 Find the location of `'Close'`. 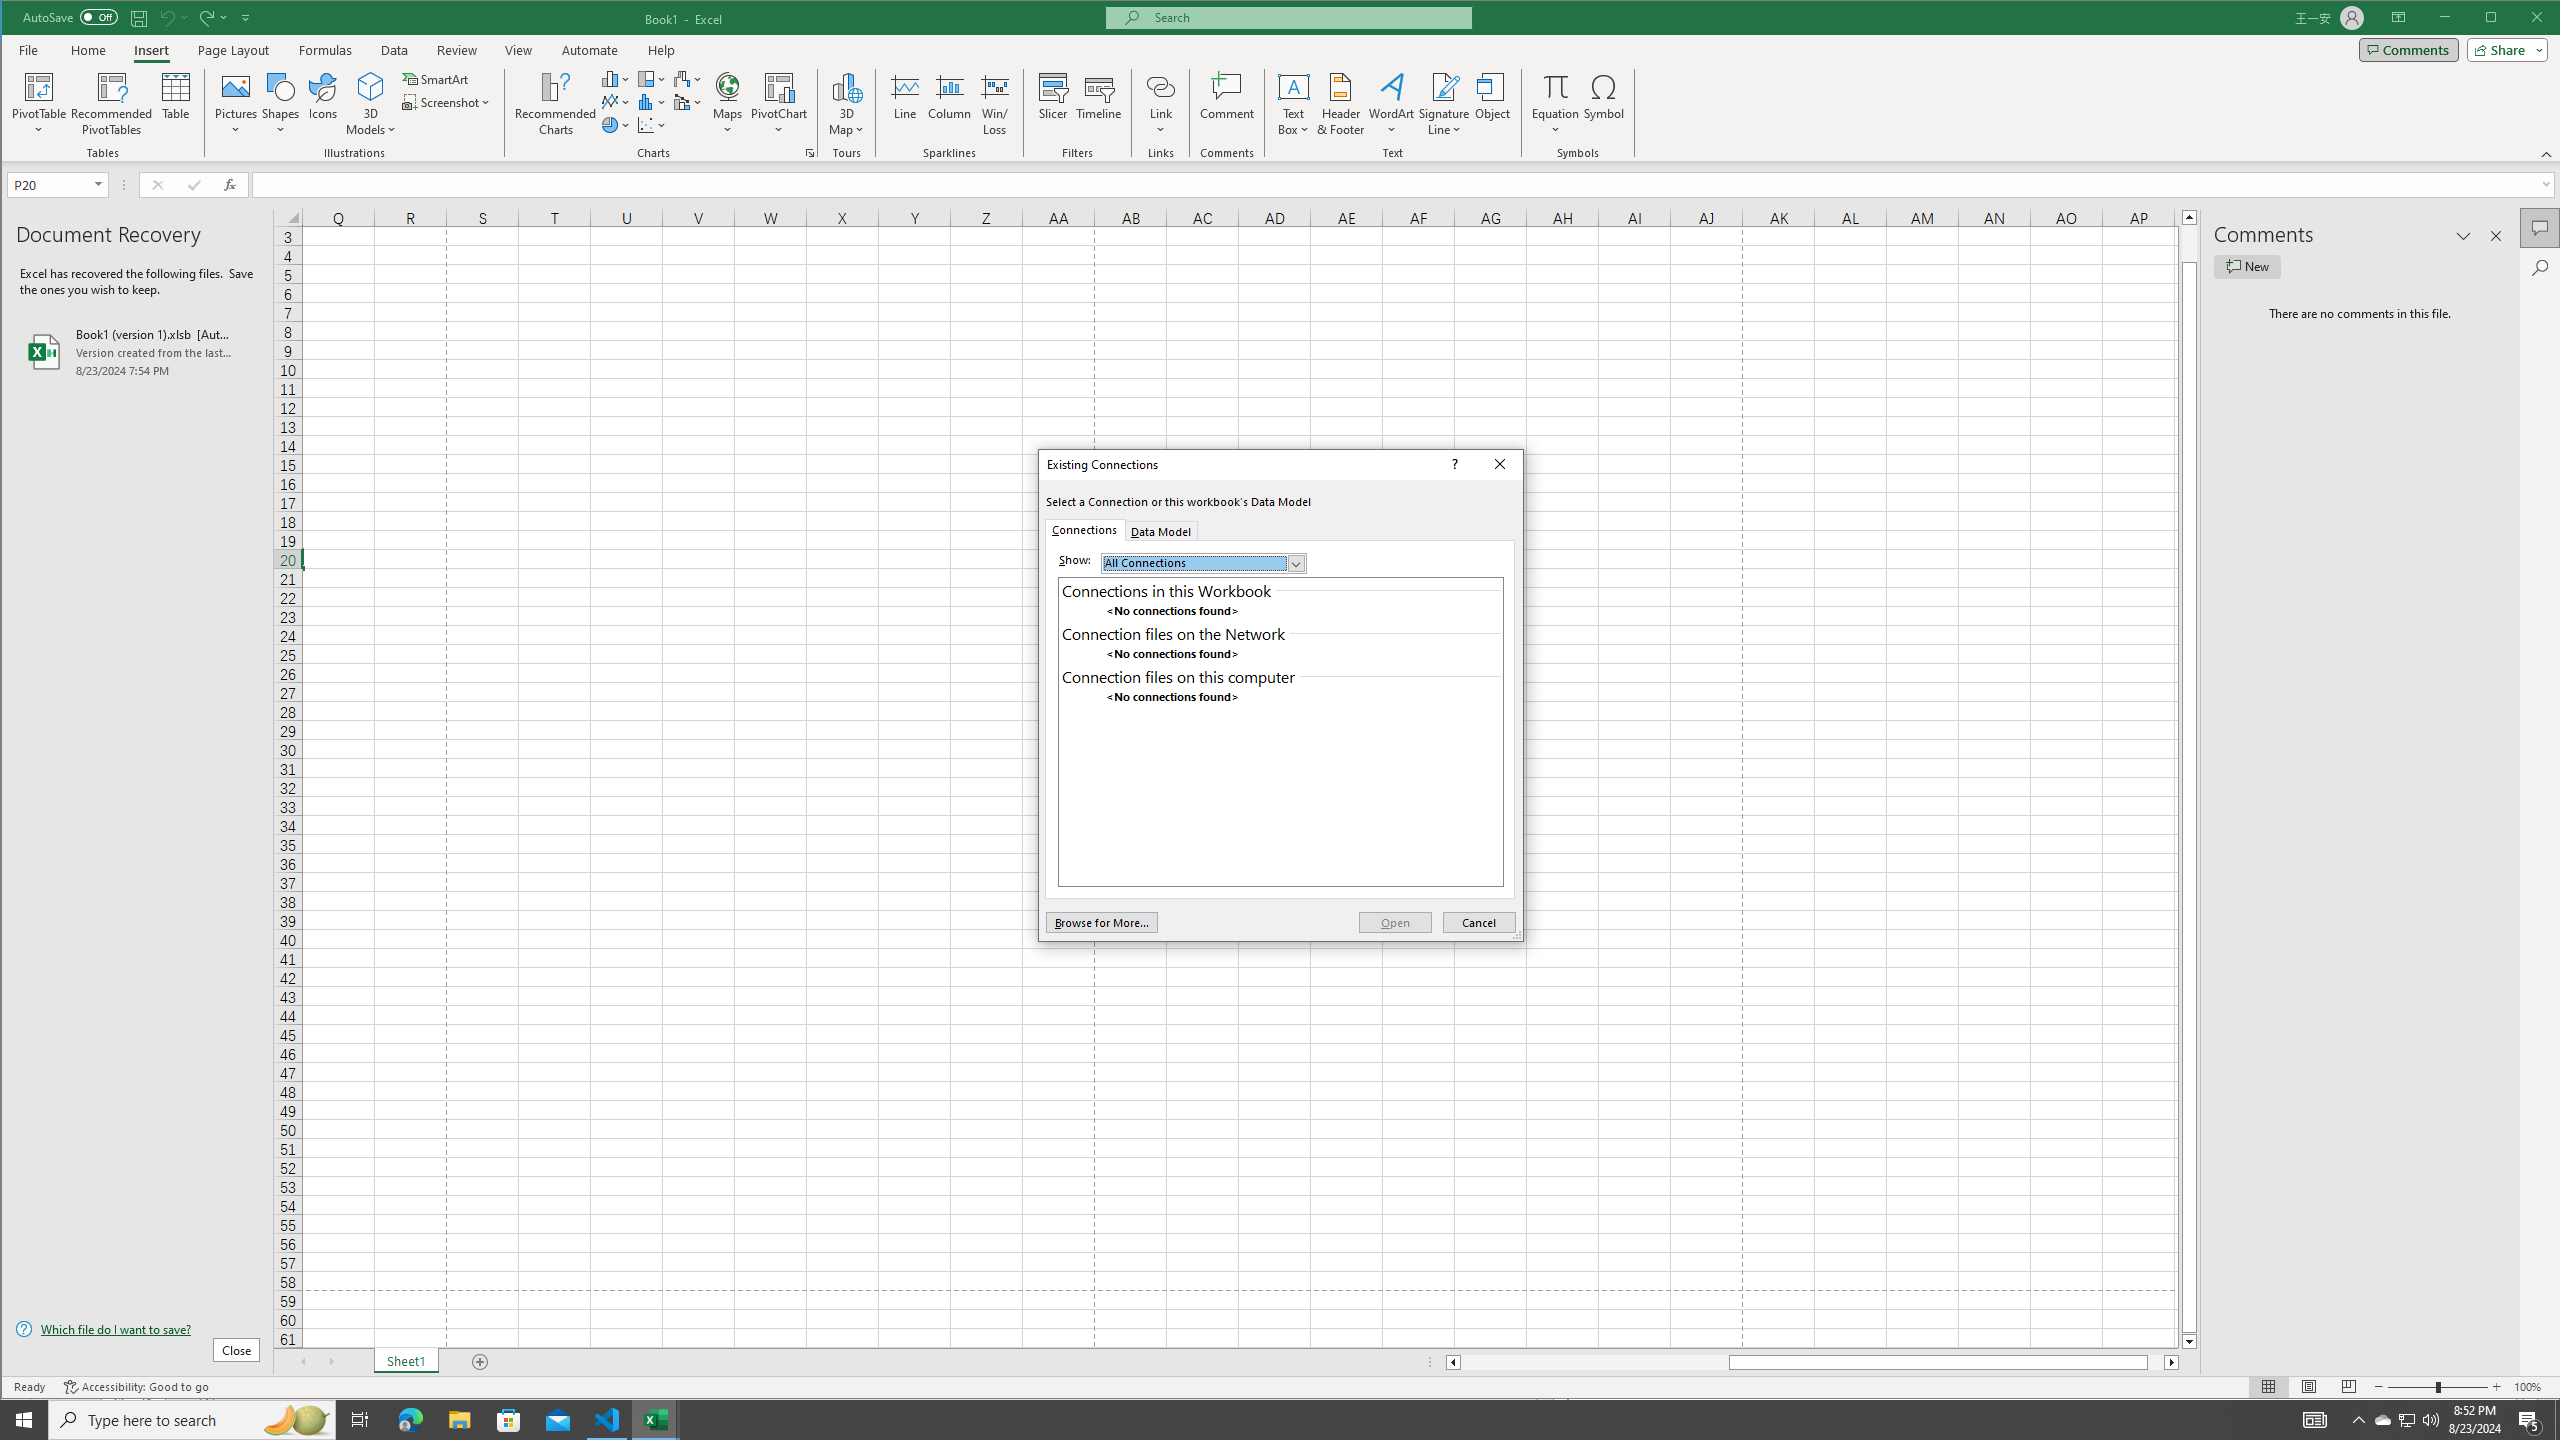

'Close' is located at coordinates (1500, 463).